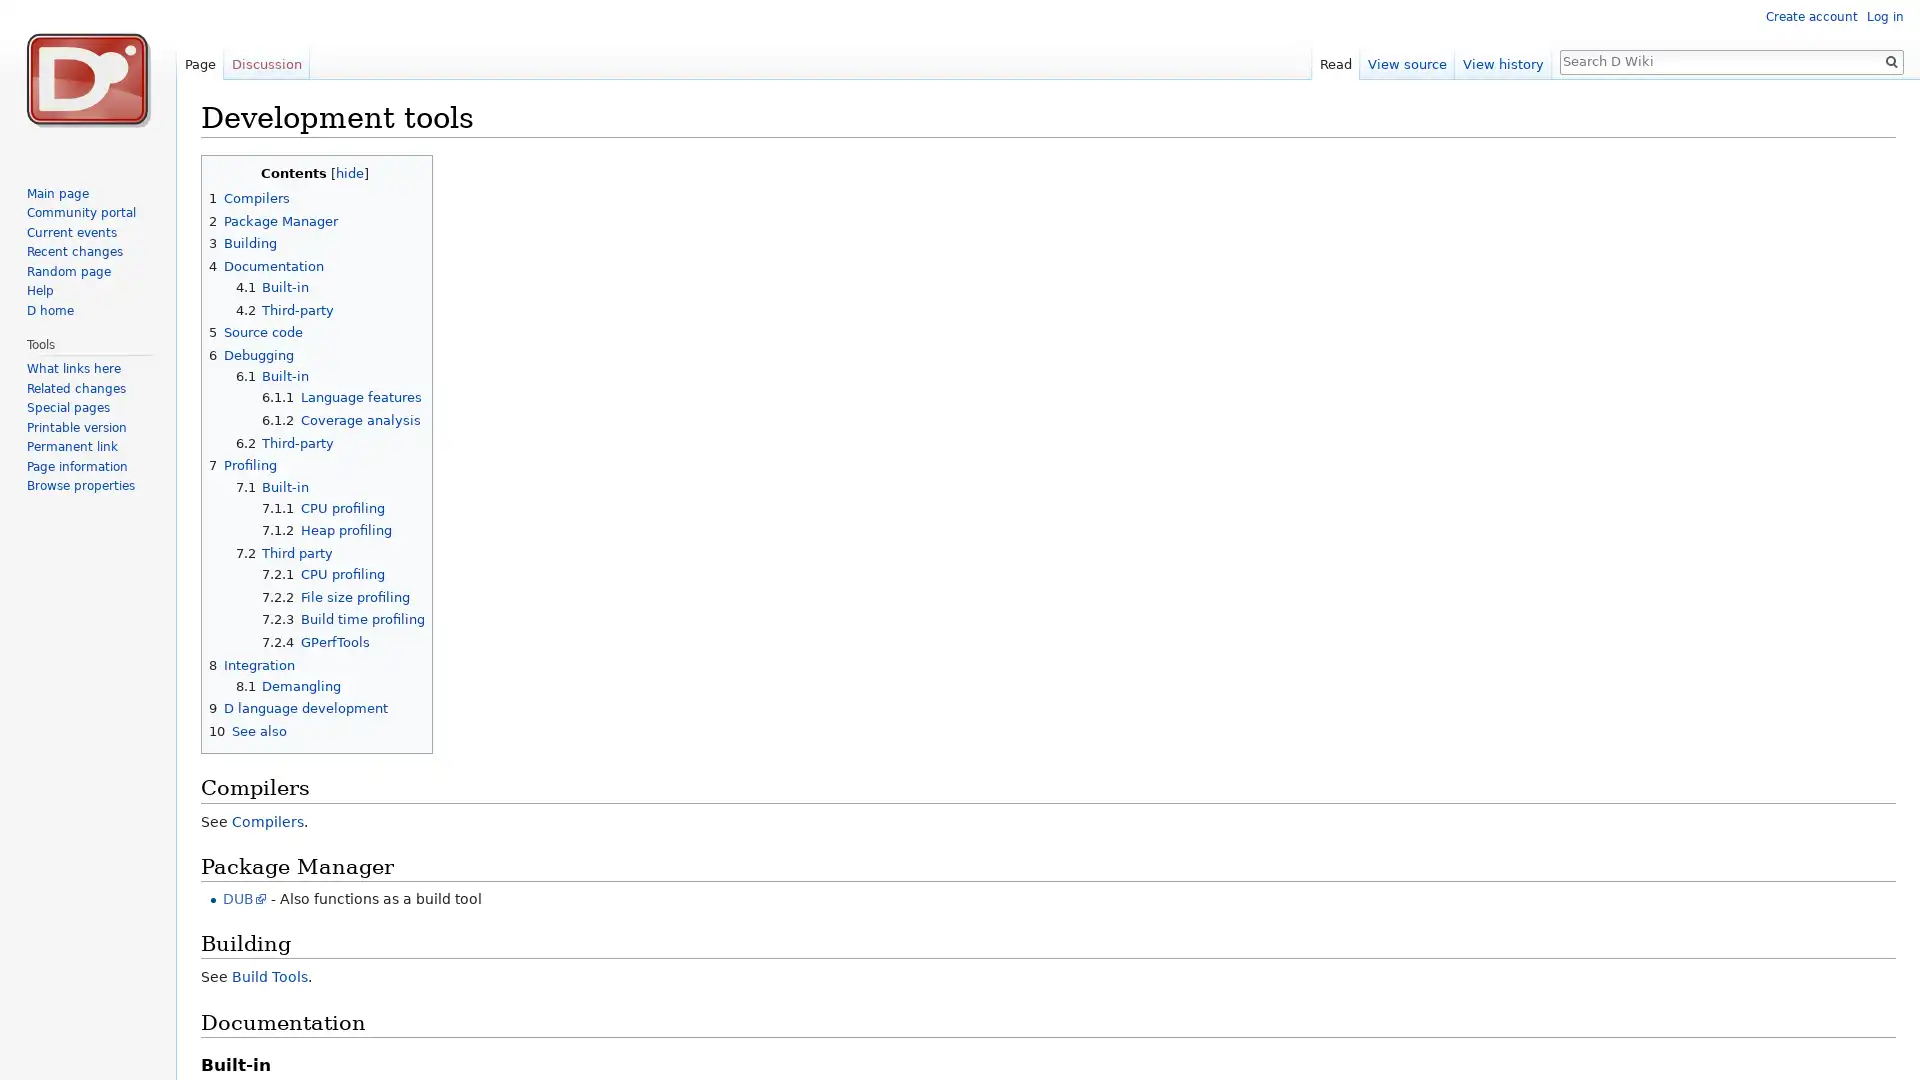 Image resolution: width=1920 pixels, height=1080 pixels. What do you see at coordinates (1890, 60) in the screenshot?
I see `Go` at bounding box center [1890, 60].